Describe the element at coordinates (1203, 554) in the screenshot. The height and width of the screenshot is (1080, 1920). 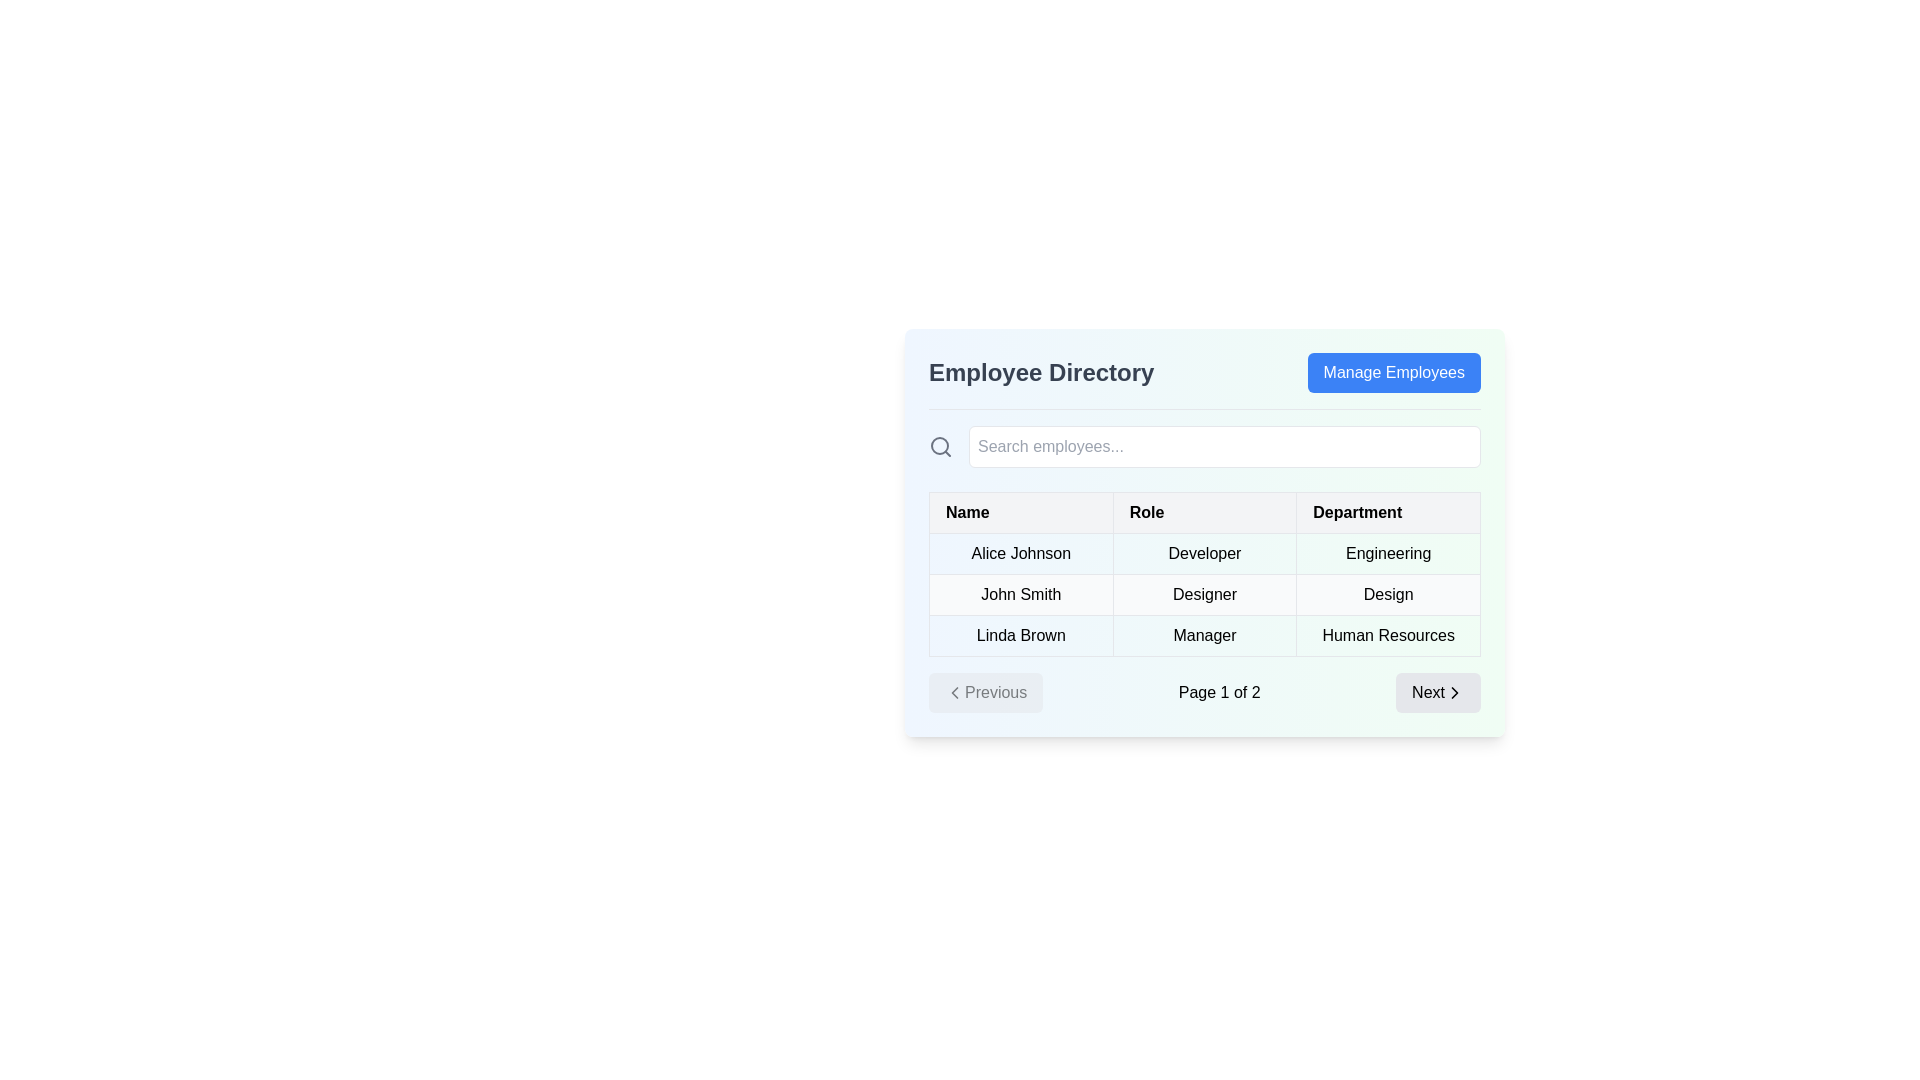
I see `the text label displaying 'Developer' in the 'Role' column of the Employee Directory table, which is the second row adjacent to 'Alice Johnson' and 'Engineering'` at that location.